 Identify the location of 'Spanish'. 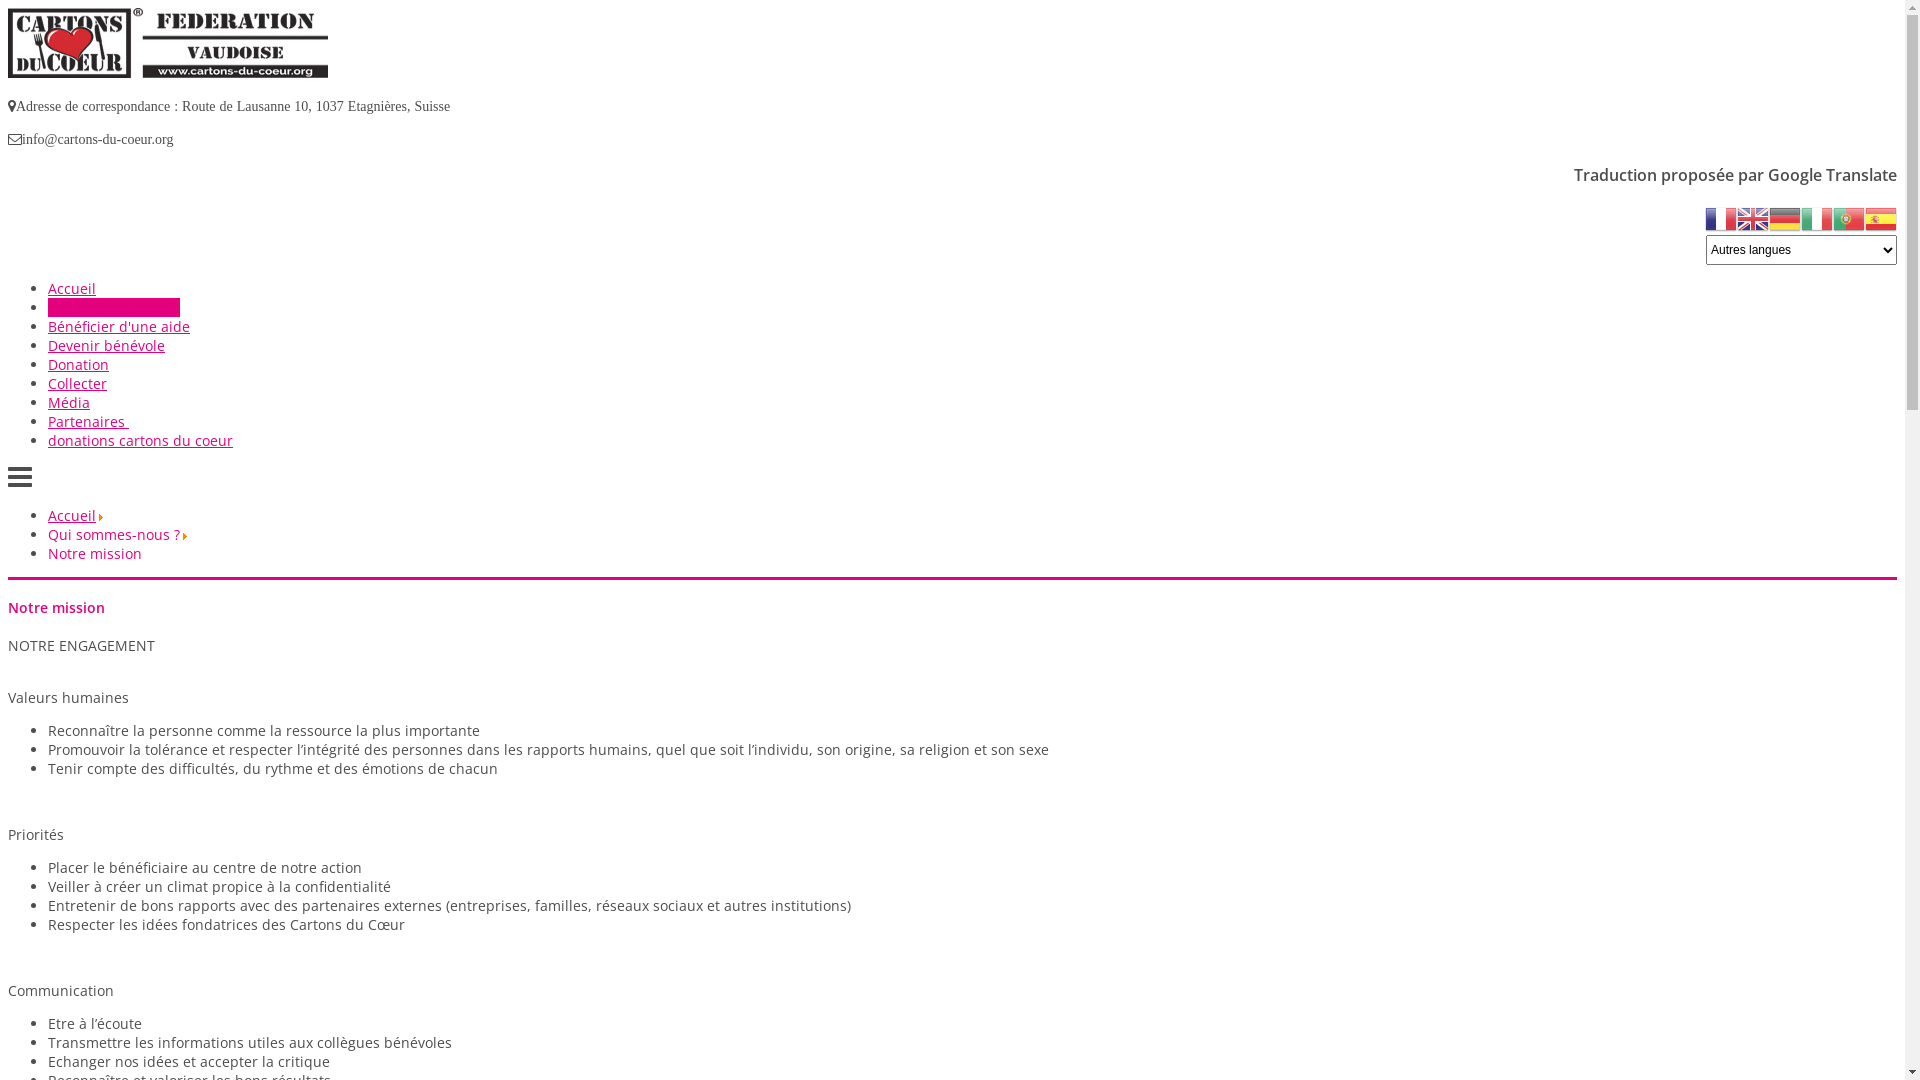
(1864, 217).